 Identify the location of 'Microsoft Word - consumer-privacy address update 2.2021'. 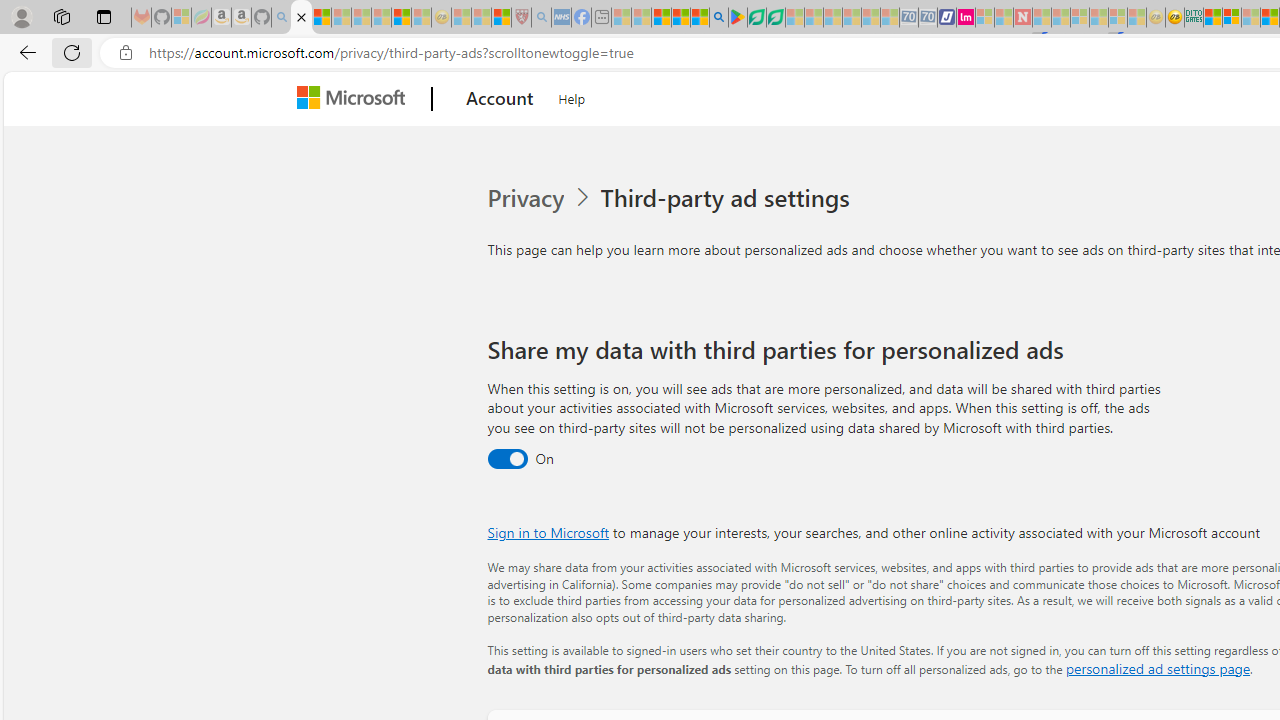
(774, 17).